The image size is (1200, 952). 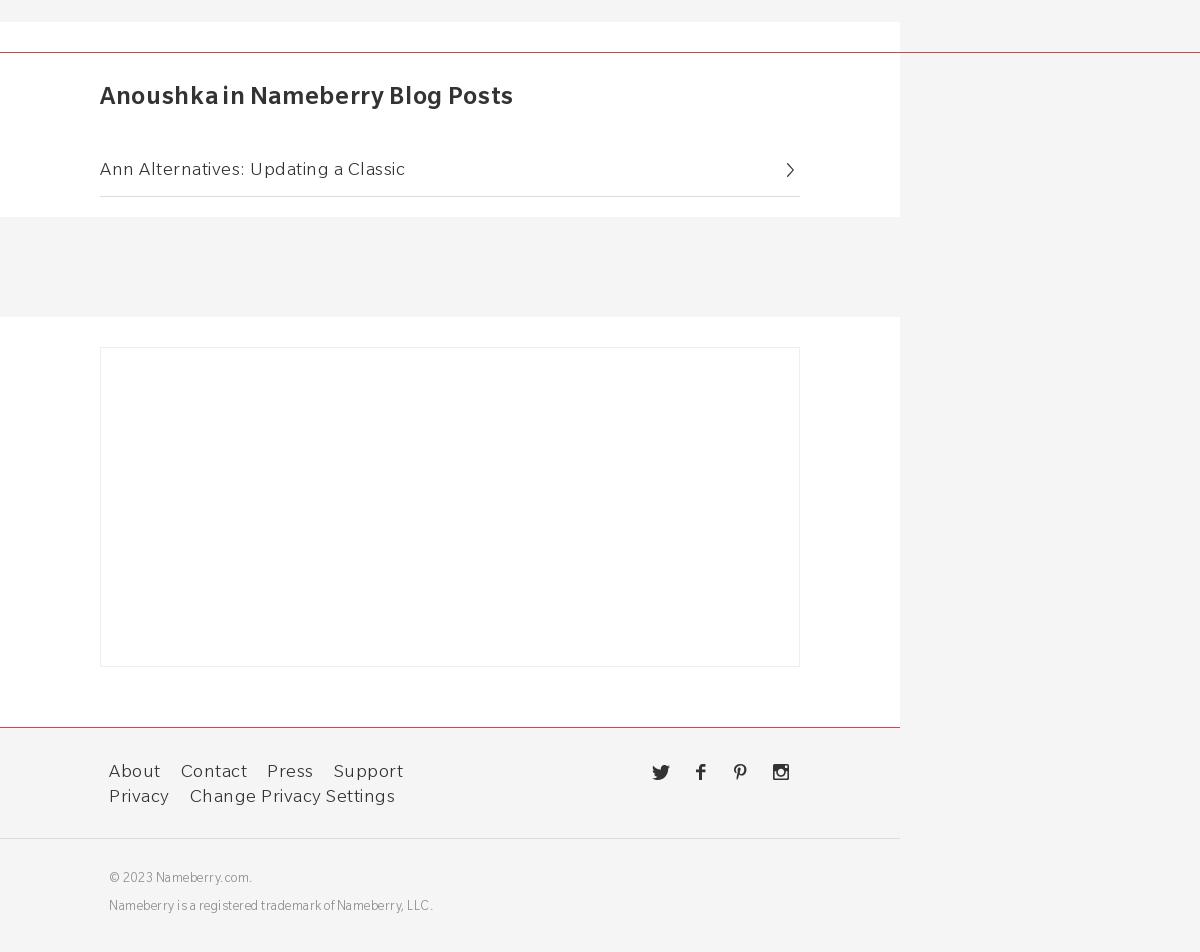 I want to click on '2023', so click(x=138, y=876).